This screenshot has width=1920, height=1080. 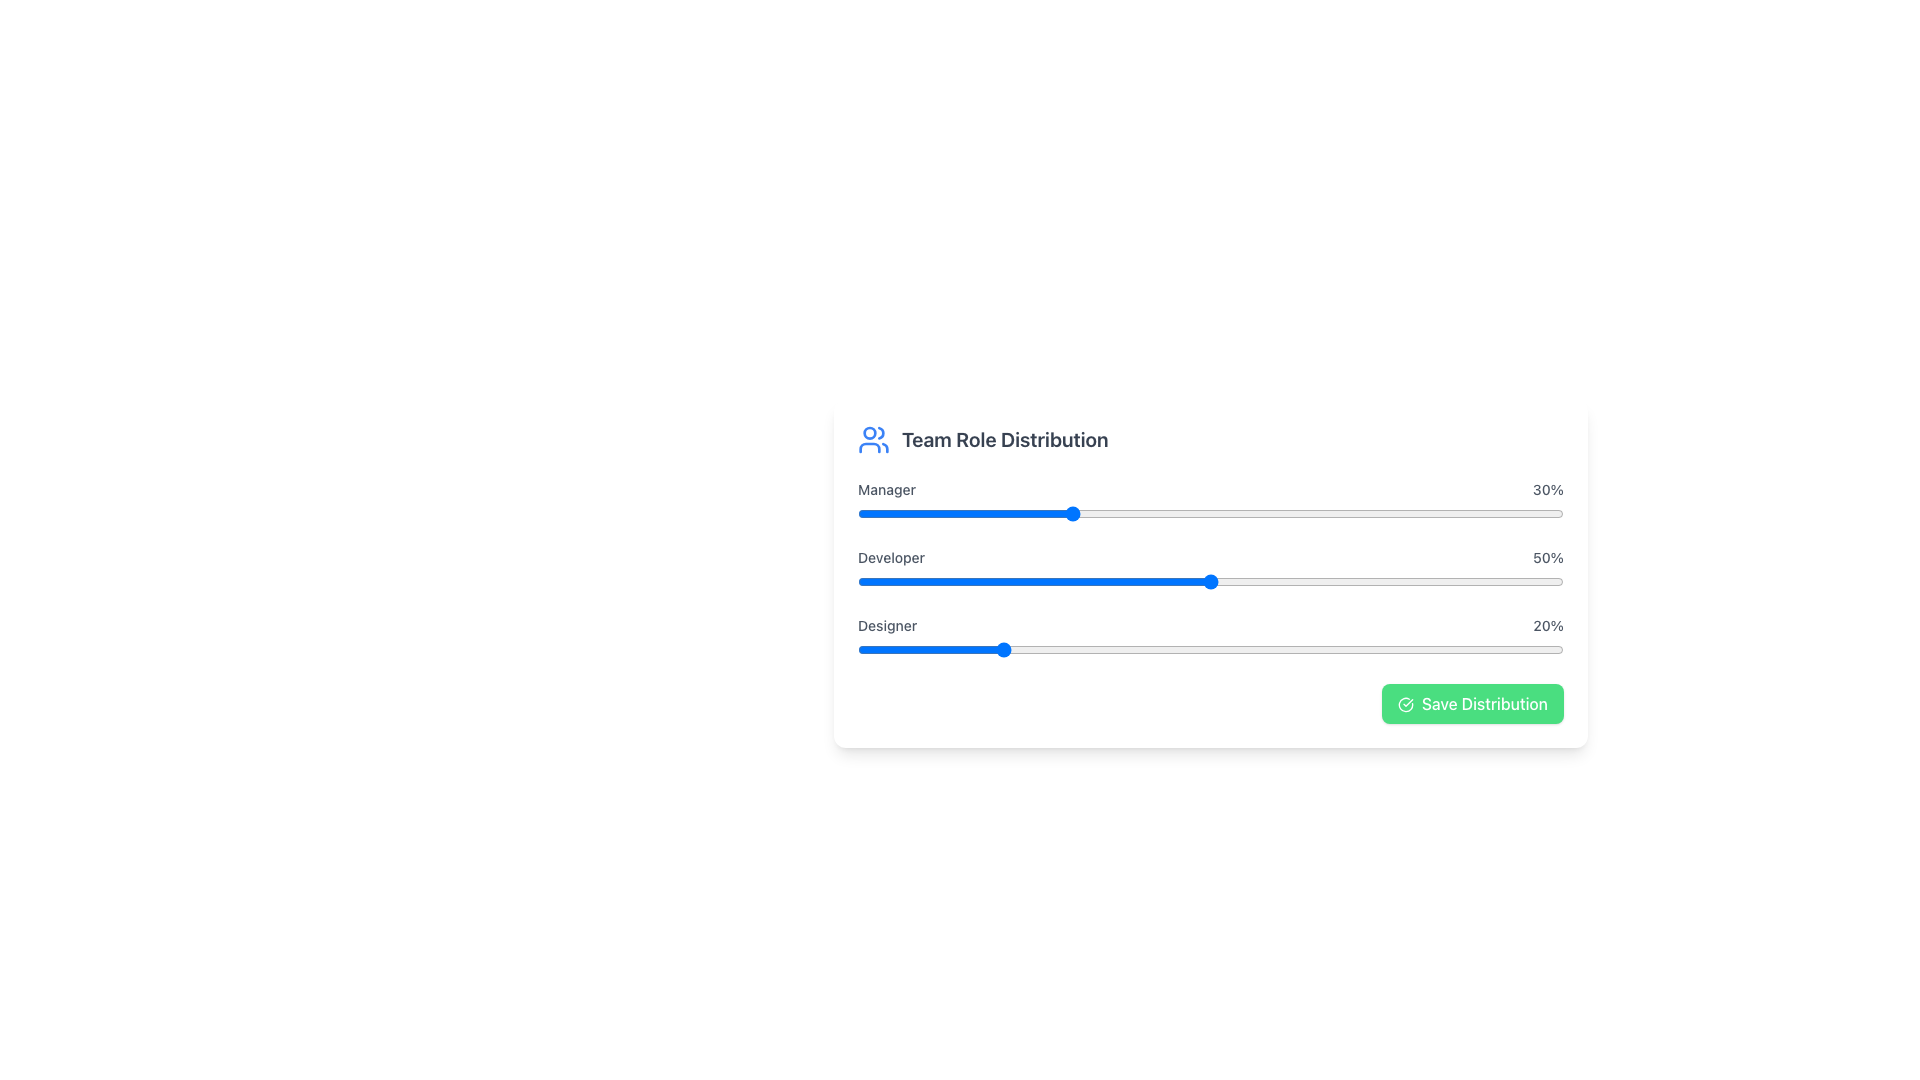 What do you see at coordinates (1209, 637) in the screenshot?
I see `the slider track located between the 'Designer' label and the '20%' percentage to move the thumb for adjusting the allocation for the Designer role` at bounding box center [1209, 637].